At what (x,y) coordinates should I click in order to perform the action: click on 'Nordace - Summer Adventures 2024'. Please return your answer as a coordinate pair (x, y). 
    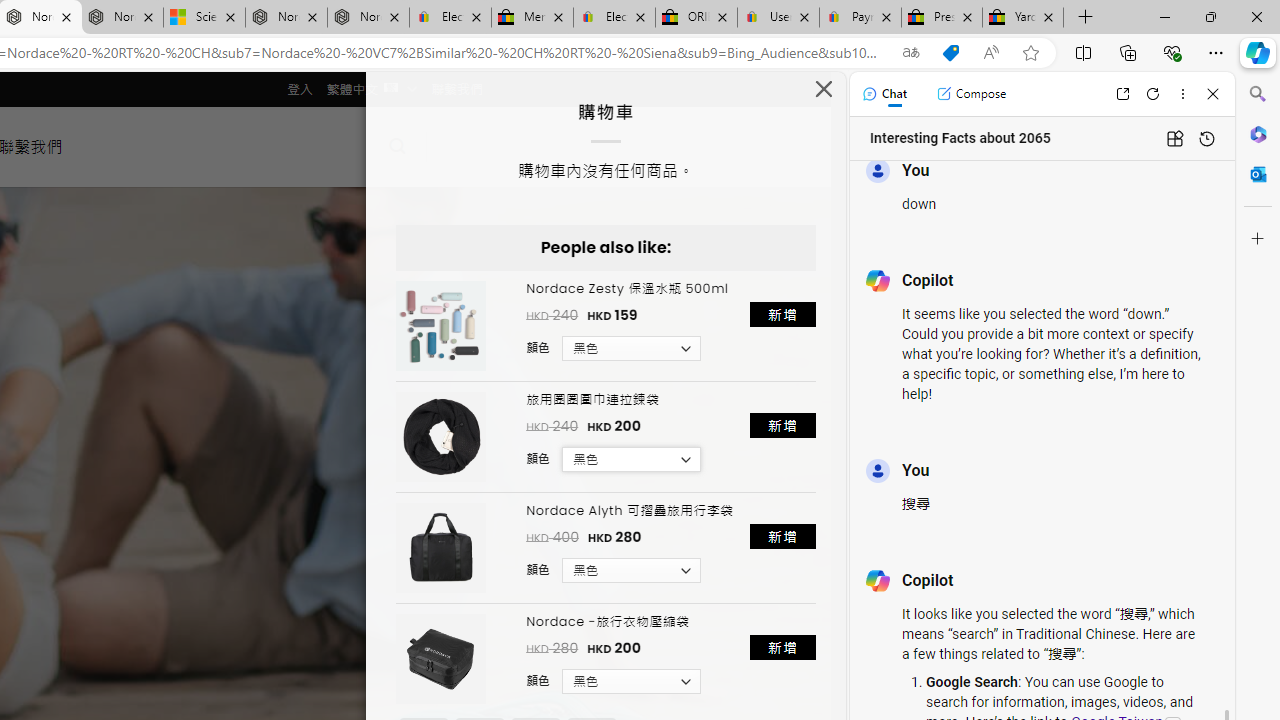
    Looking at the image, I should click on (285, 17).